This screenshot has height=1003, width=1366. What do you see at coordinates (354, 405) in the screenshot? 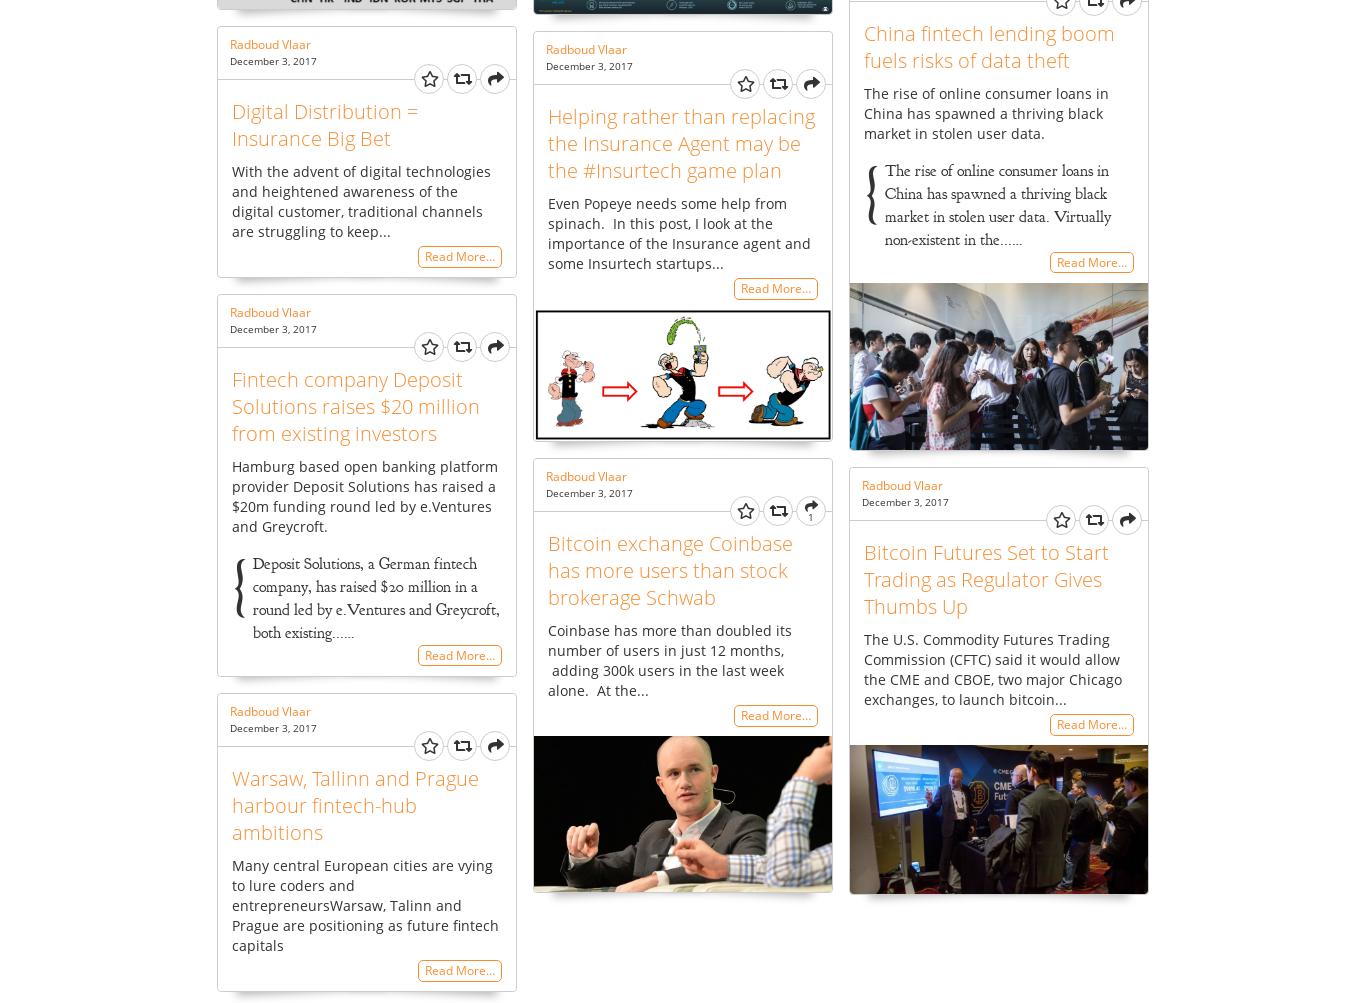
I see `'Fintech company Deposit Solutions raises $20 million from existing investors'` at bounding box center [354, 405].